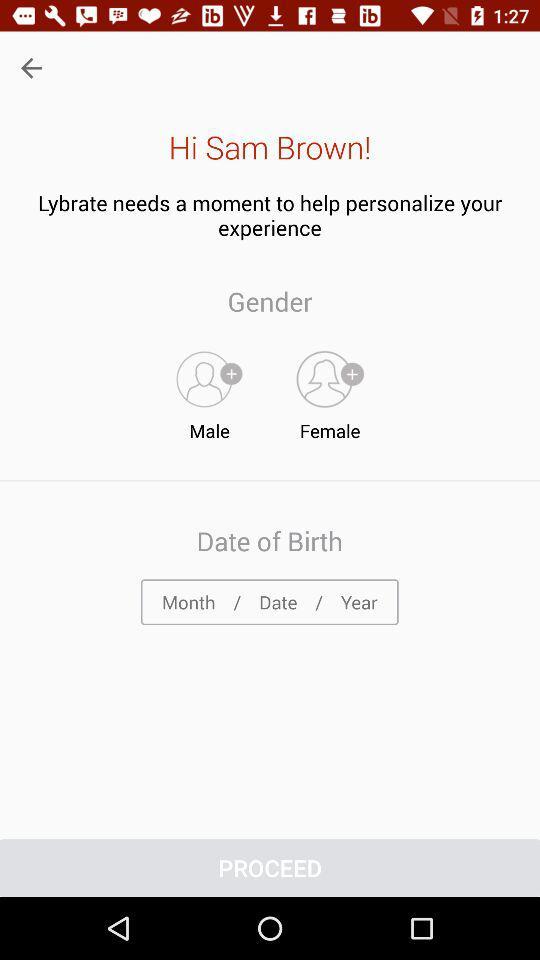 This screenshot has width=540, height=960. Describe the element at coordinates (269, 601) in the screenshot. I see `clique aqui para adicionar a sua idade` at that location.